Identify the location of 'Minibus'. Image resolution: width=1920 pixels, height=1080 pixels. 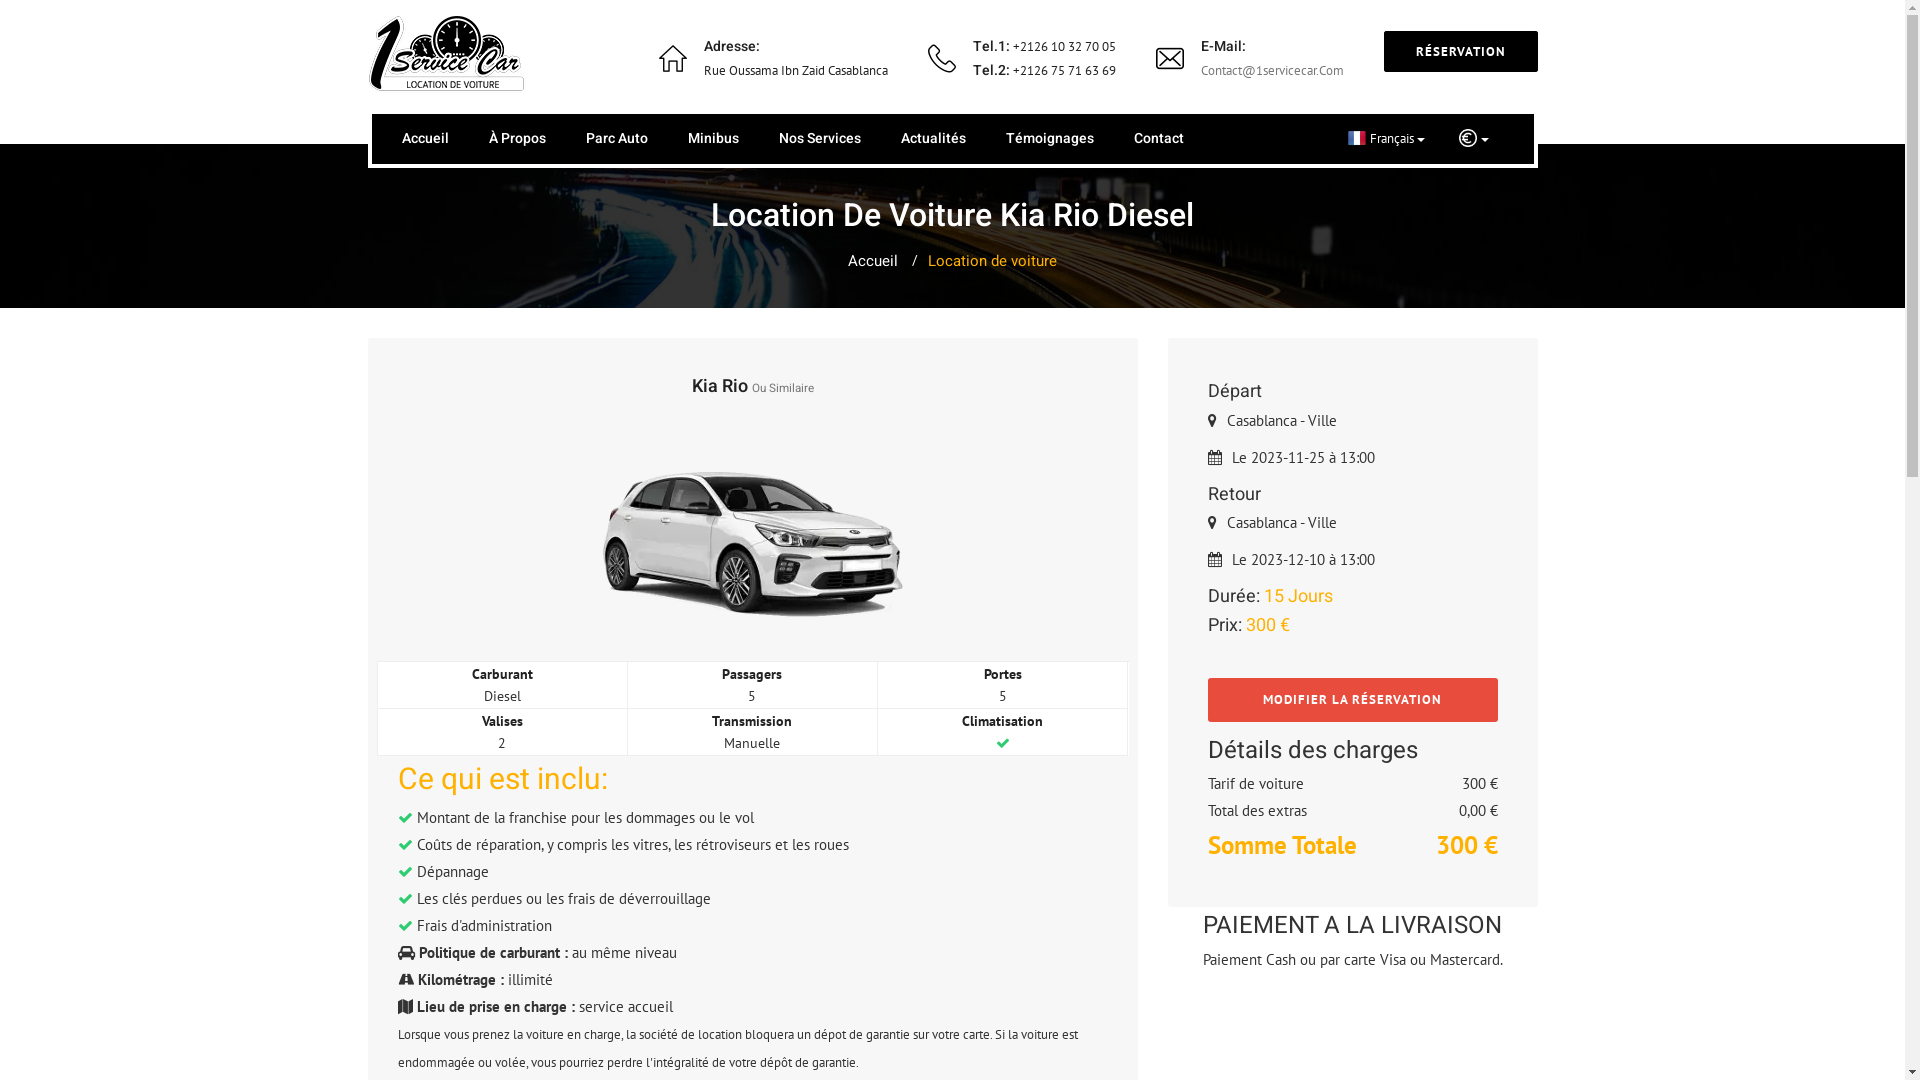
(713, 137).